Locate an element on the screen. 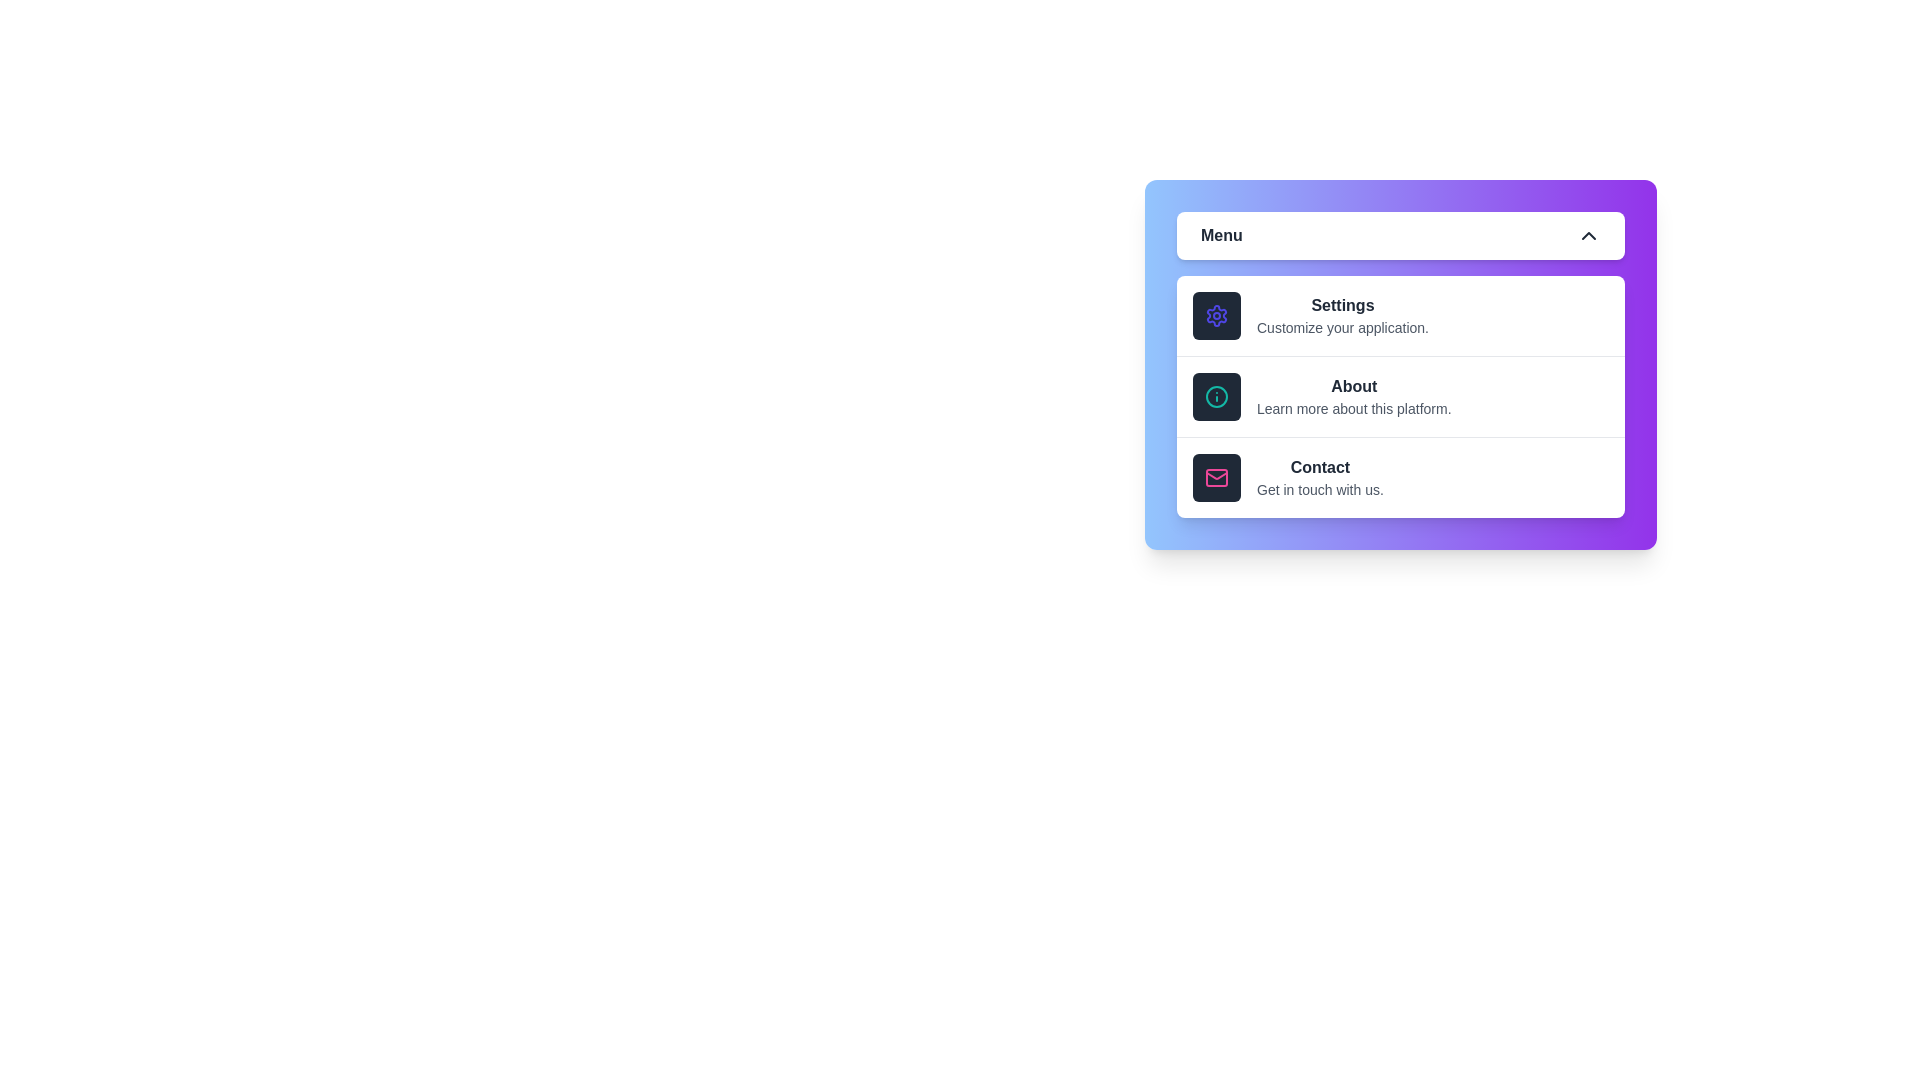 This screenshot has width=1920, height=1080. the toggle button to toggle the menu state is located at coordinates (1400, 234).